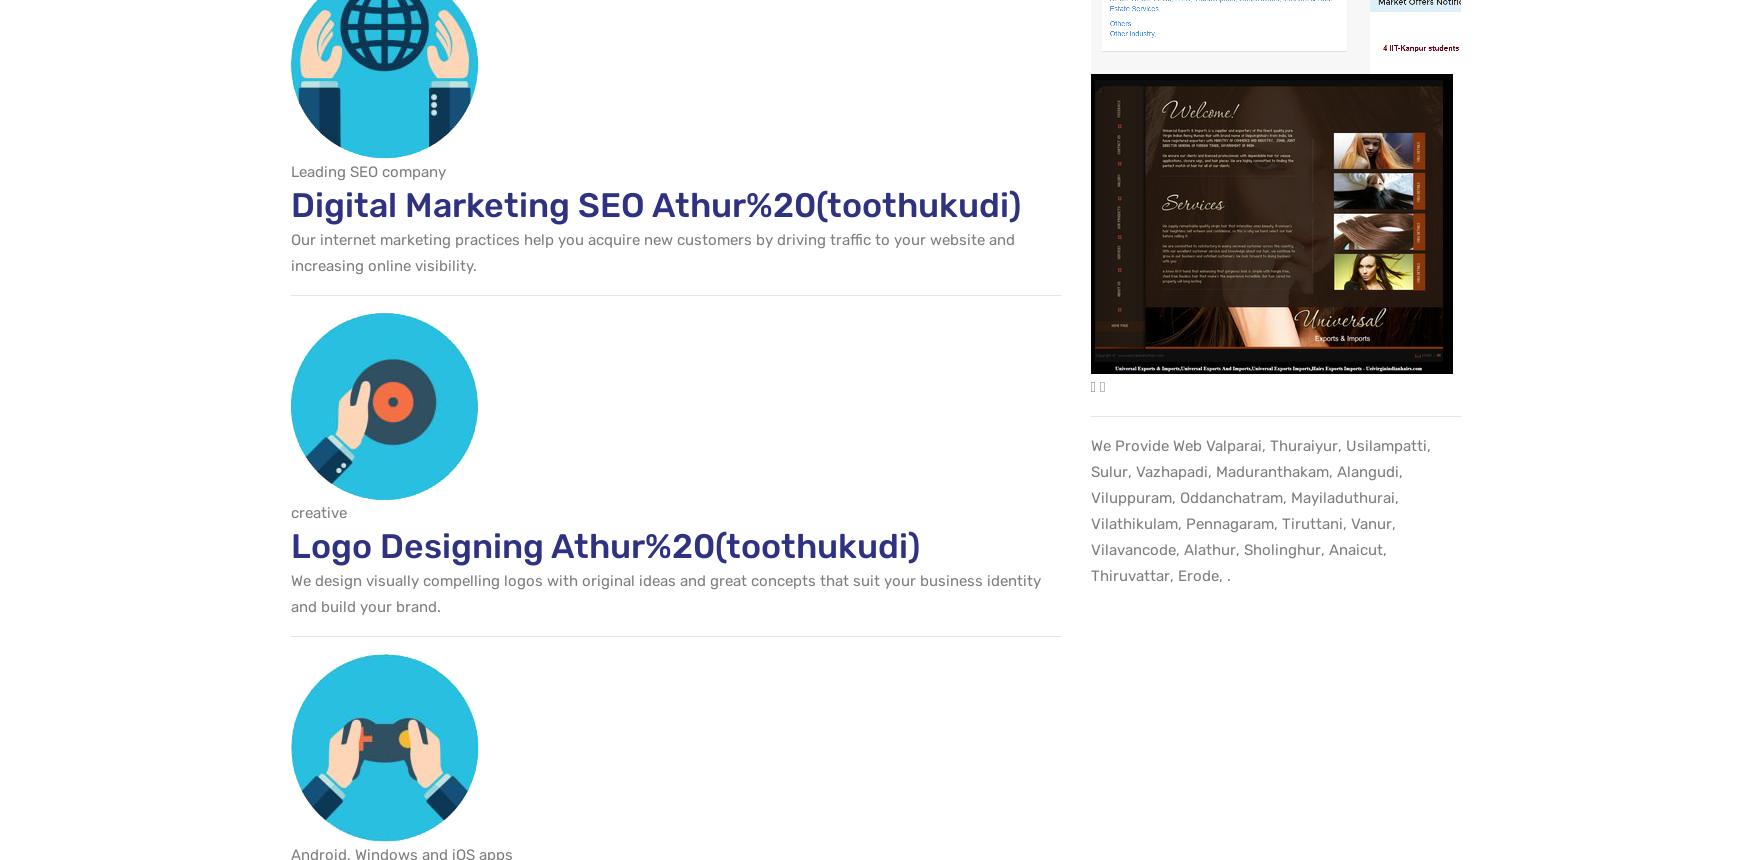  Describe the element at coordinates (1340, 497) in the screenshot. I see `'Mayiladuthurai'` at that location.